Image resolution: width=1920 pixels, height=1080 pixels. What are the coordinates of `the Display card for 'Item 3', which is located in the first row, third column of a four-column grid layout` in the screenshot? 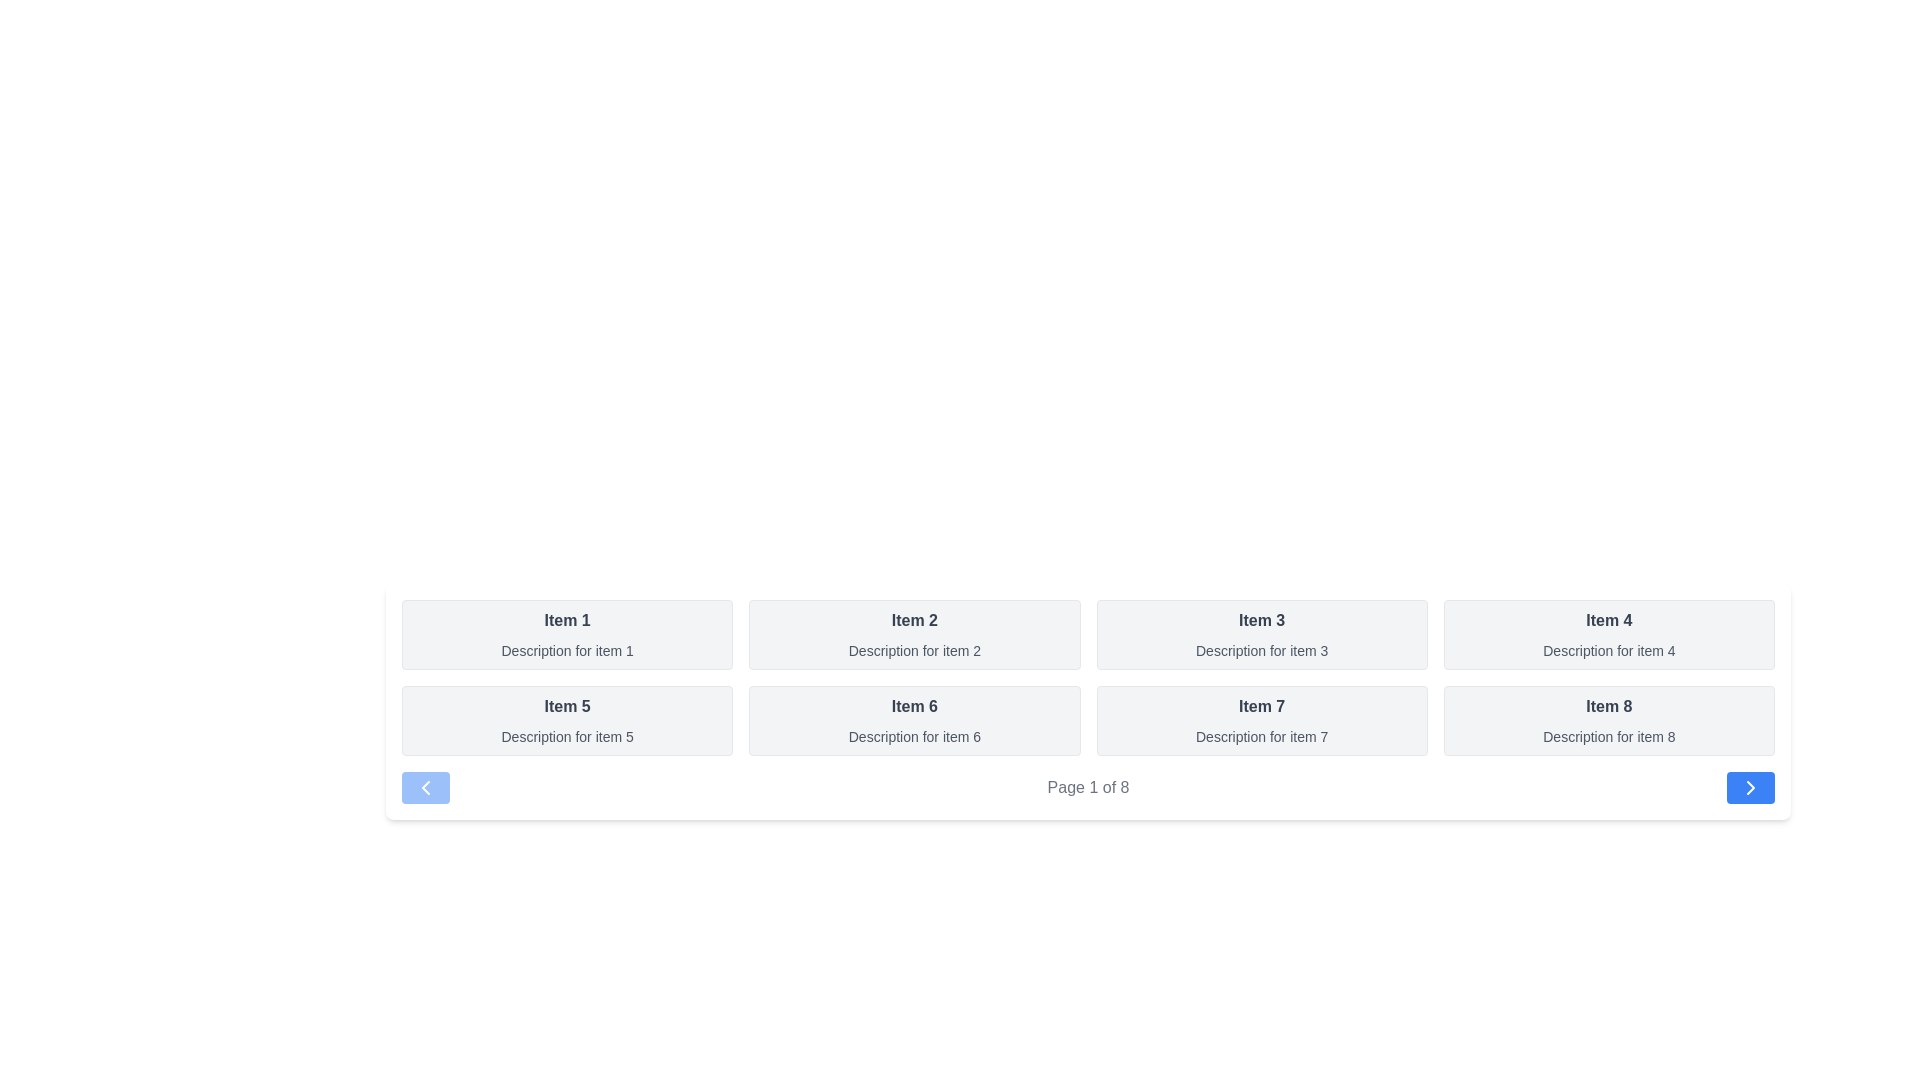 It's located at (1261, 635).